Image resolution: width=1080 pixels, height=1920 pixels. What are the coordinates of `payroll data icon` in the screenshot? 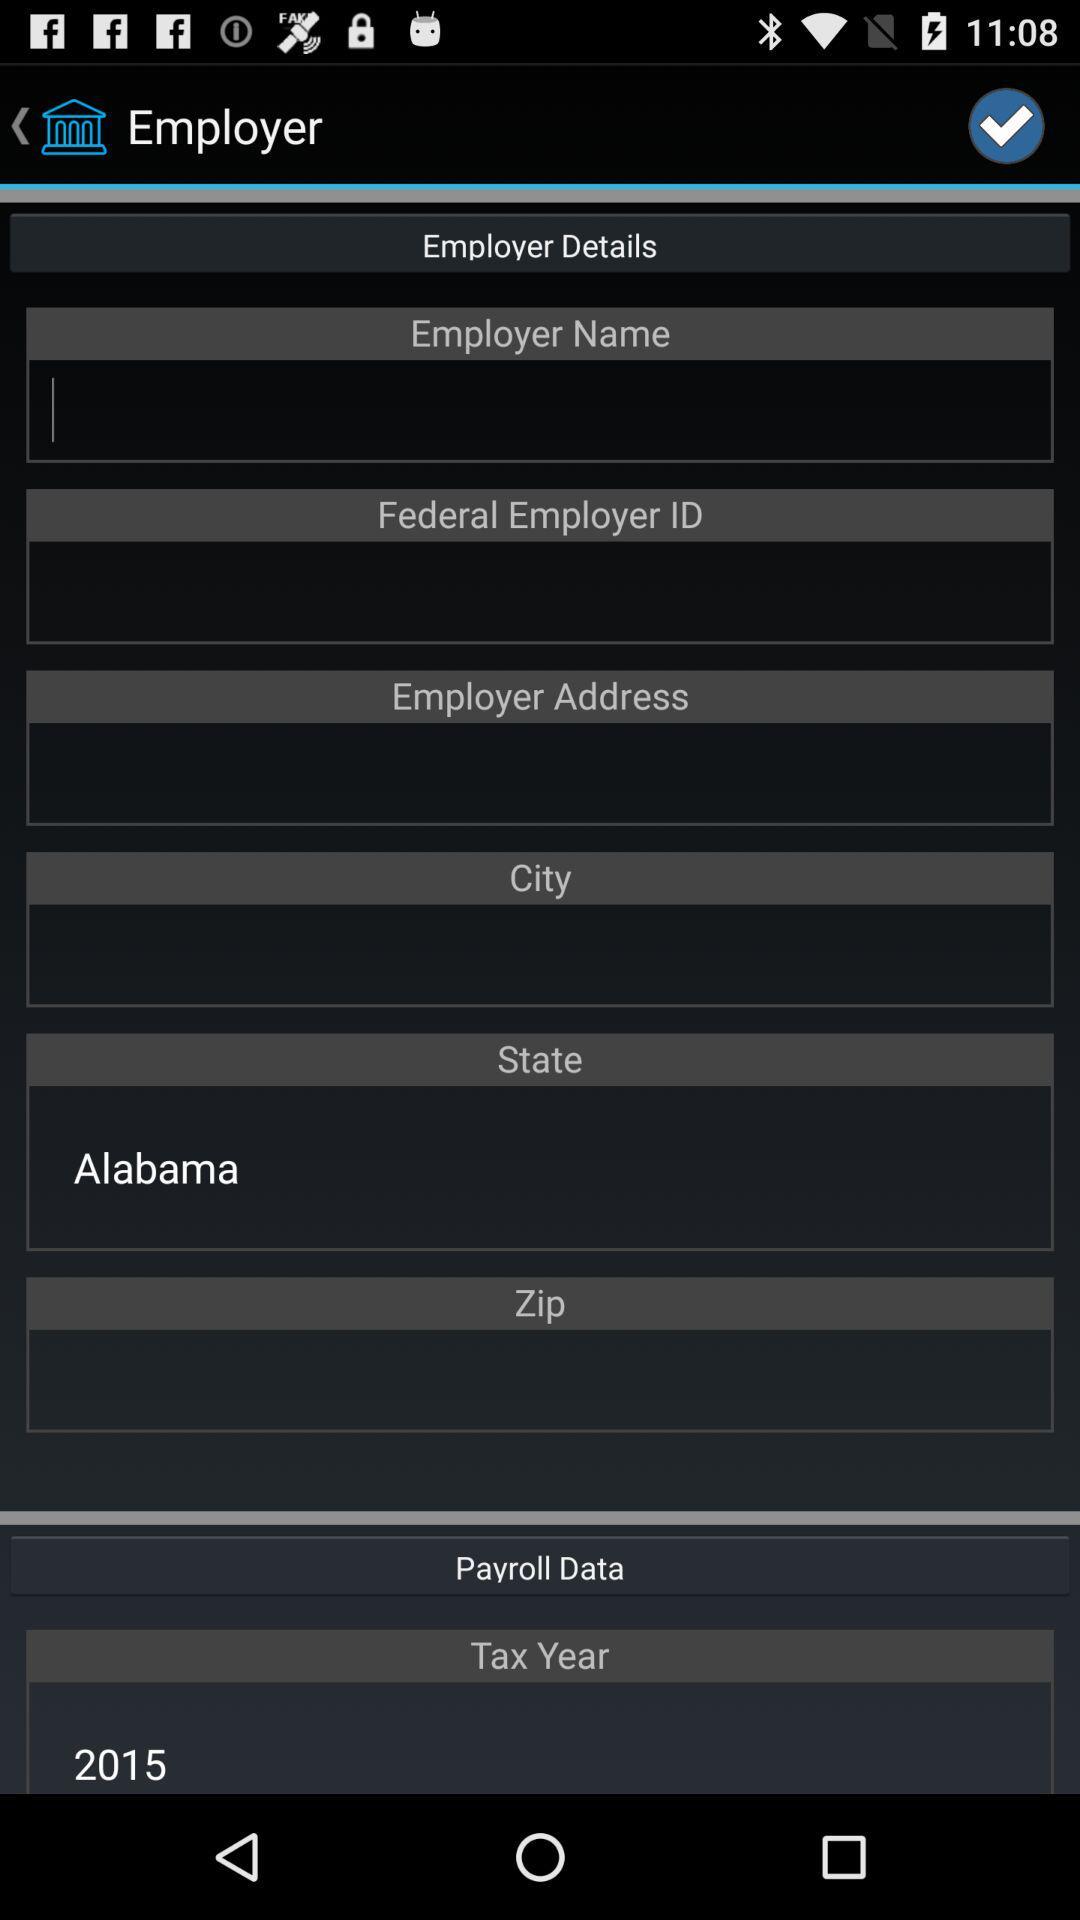 It's located at (540, 1563).